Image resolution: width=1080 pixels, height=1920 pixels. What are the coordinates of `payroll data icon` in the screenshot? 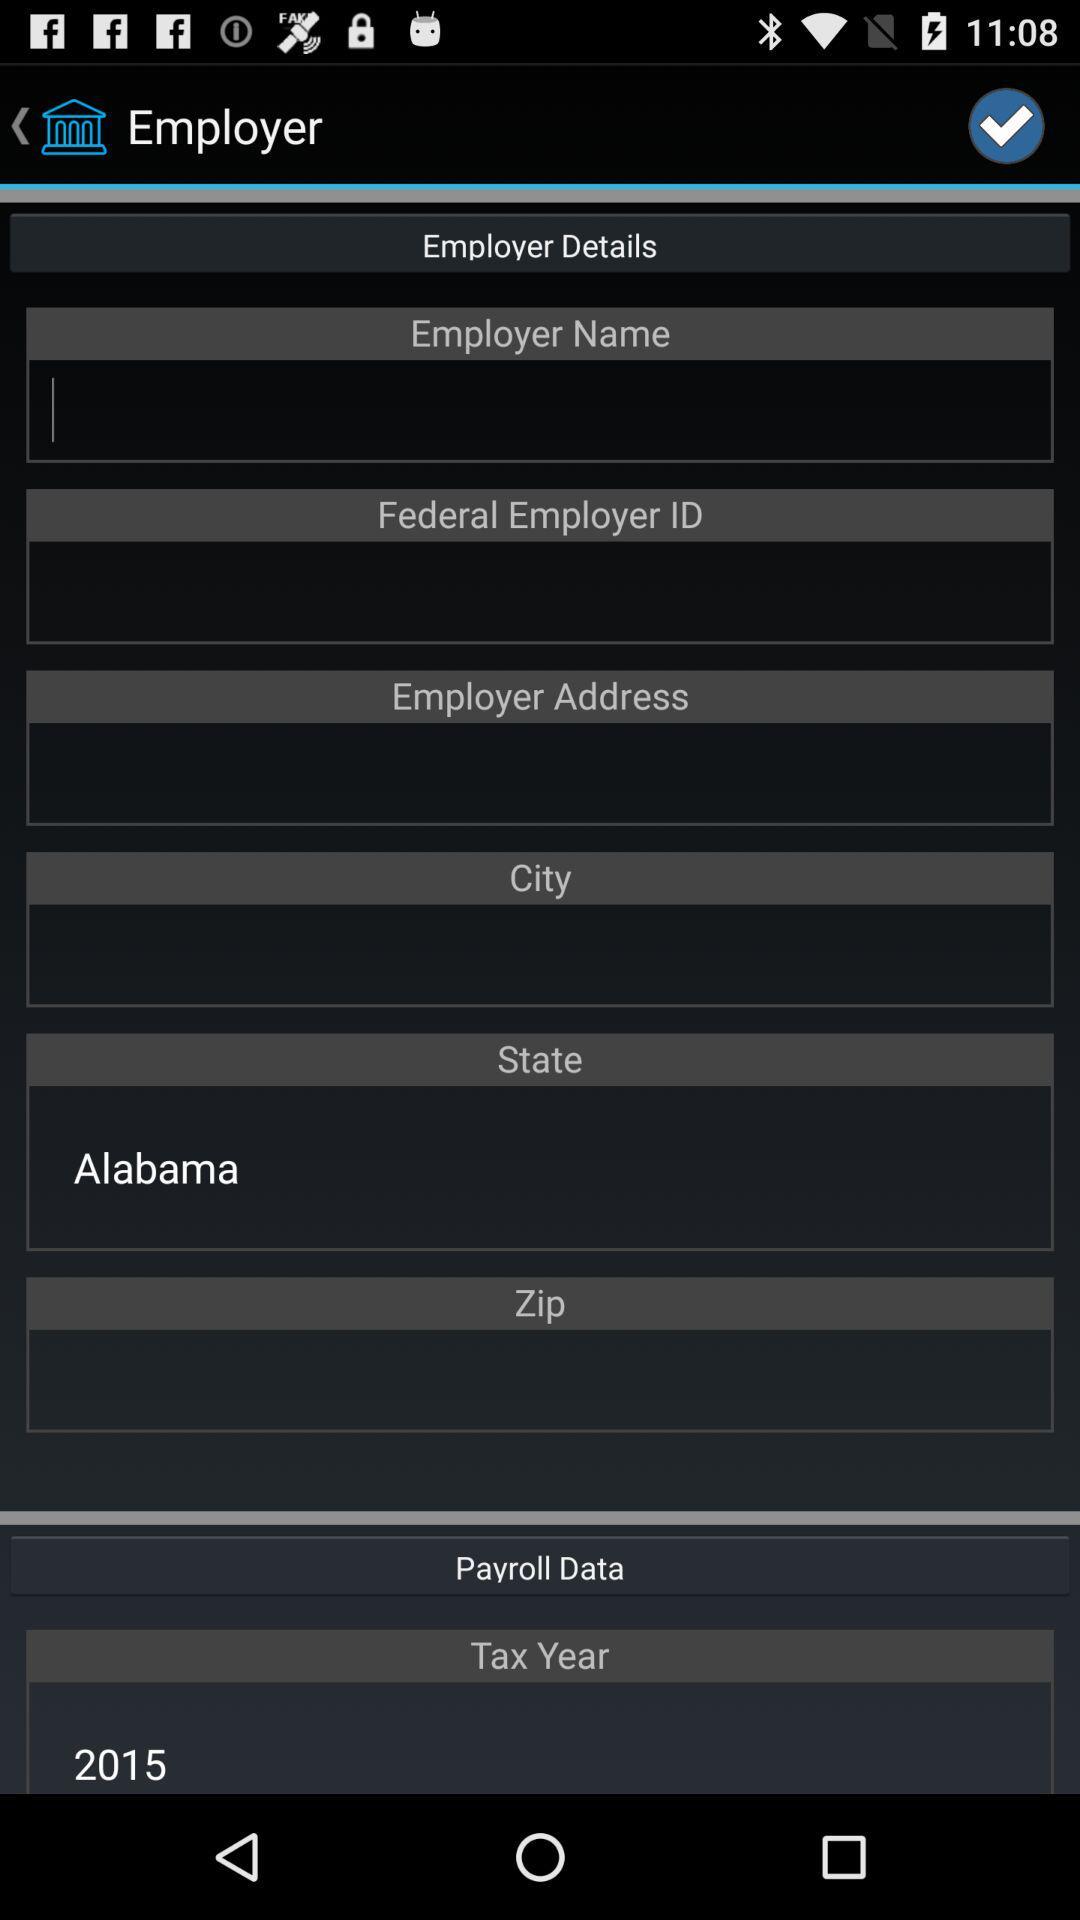 It's located at (540, 1563).